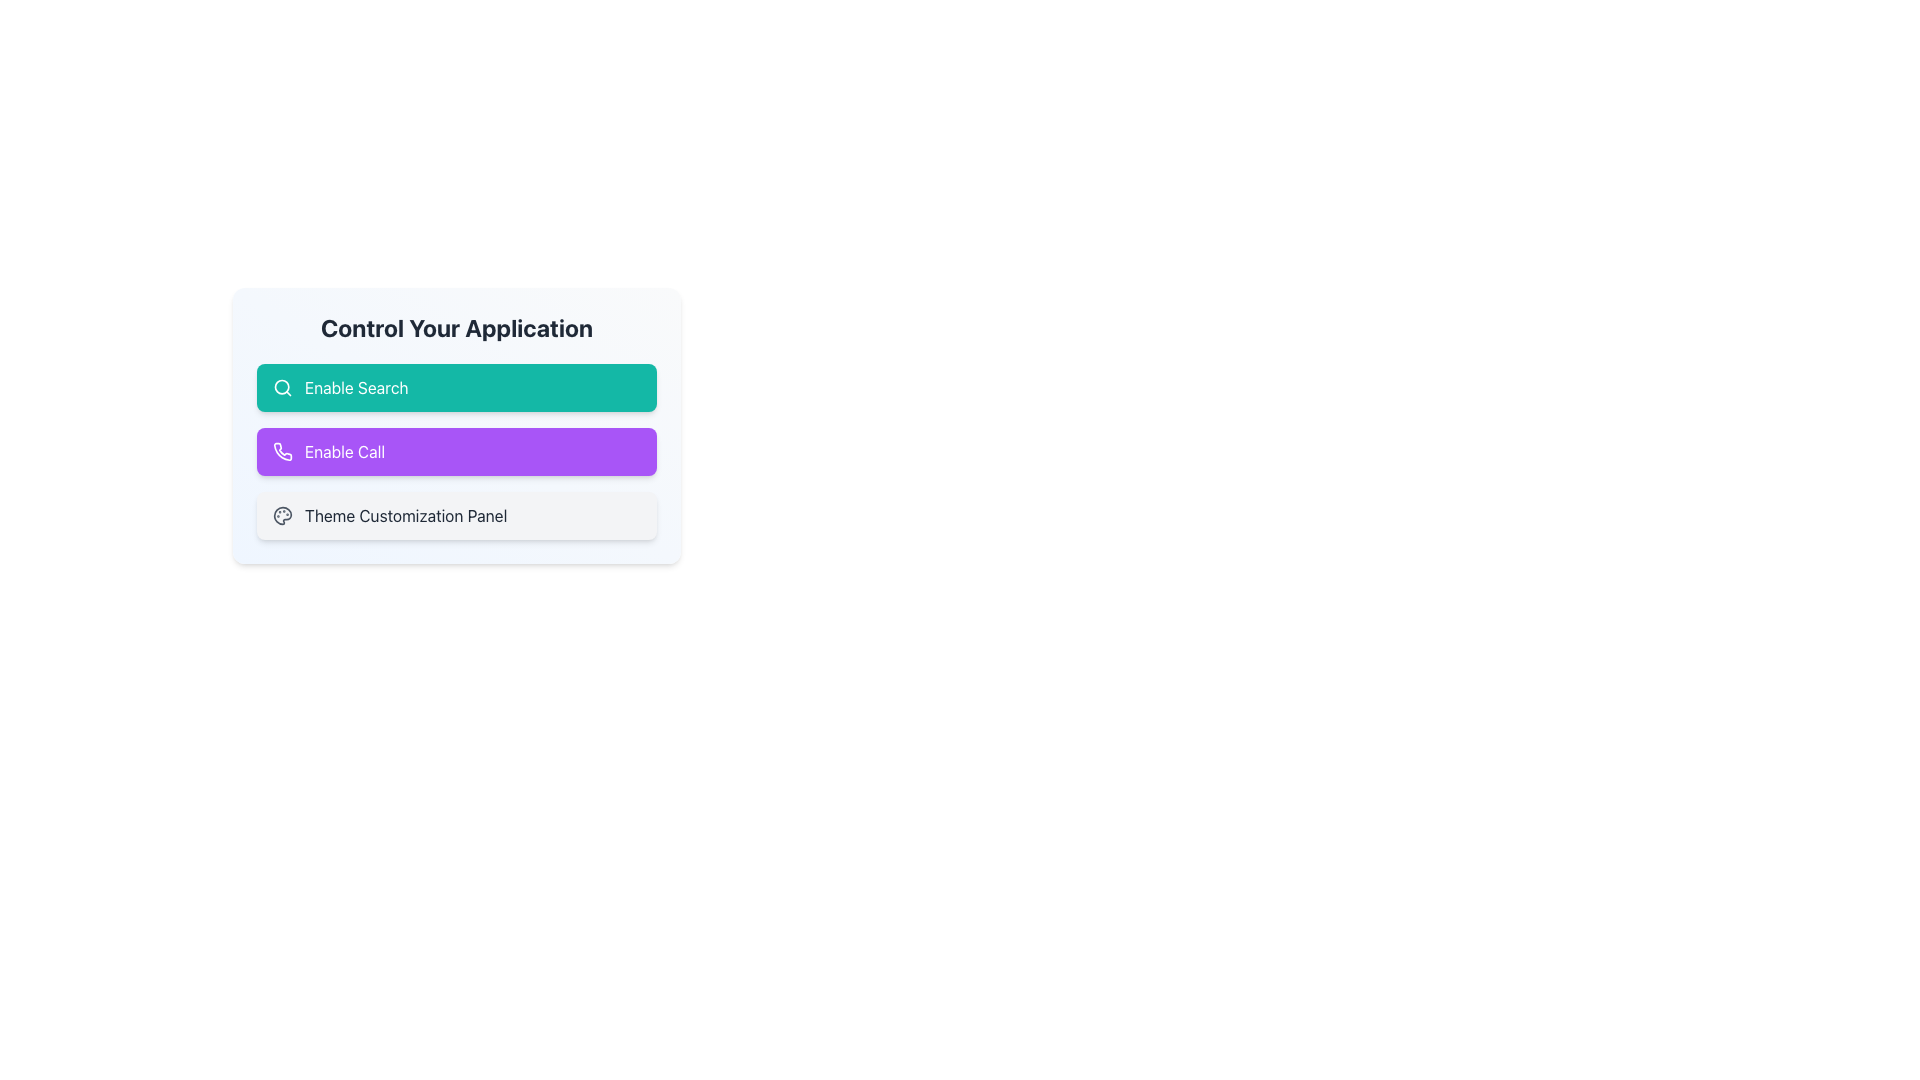 Image resolution: width=1920 pixels, height=1080 pixels. Describe the element at coordinates (282, 515) in the screenshot. I see `the theme customization icon, which is the third option in the control panel list adjacent to the label 'Theme Customization Panel'` at that location.